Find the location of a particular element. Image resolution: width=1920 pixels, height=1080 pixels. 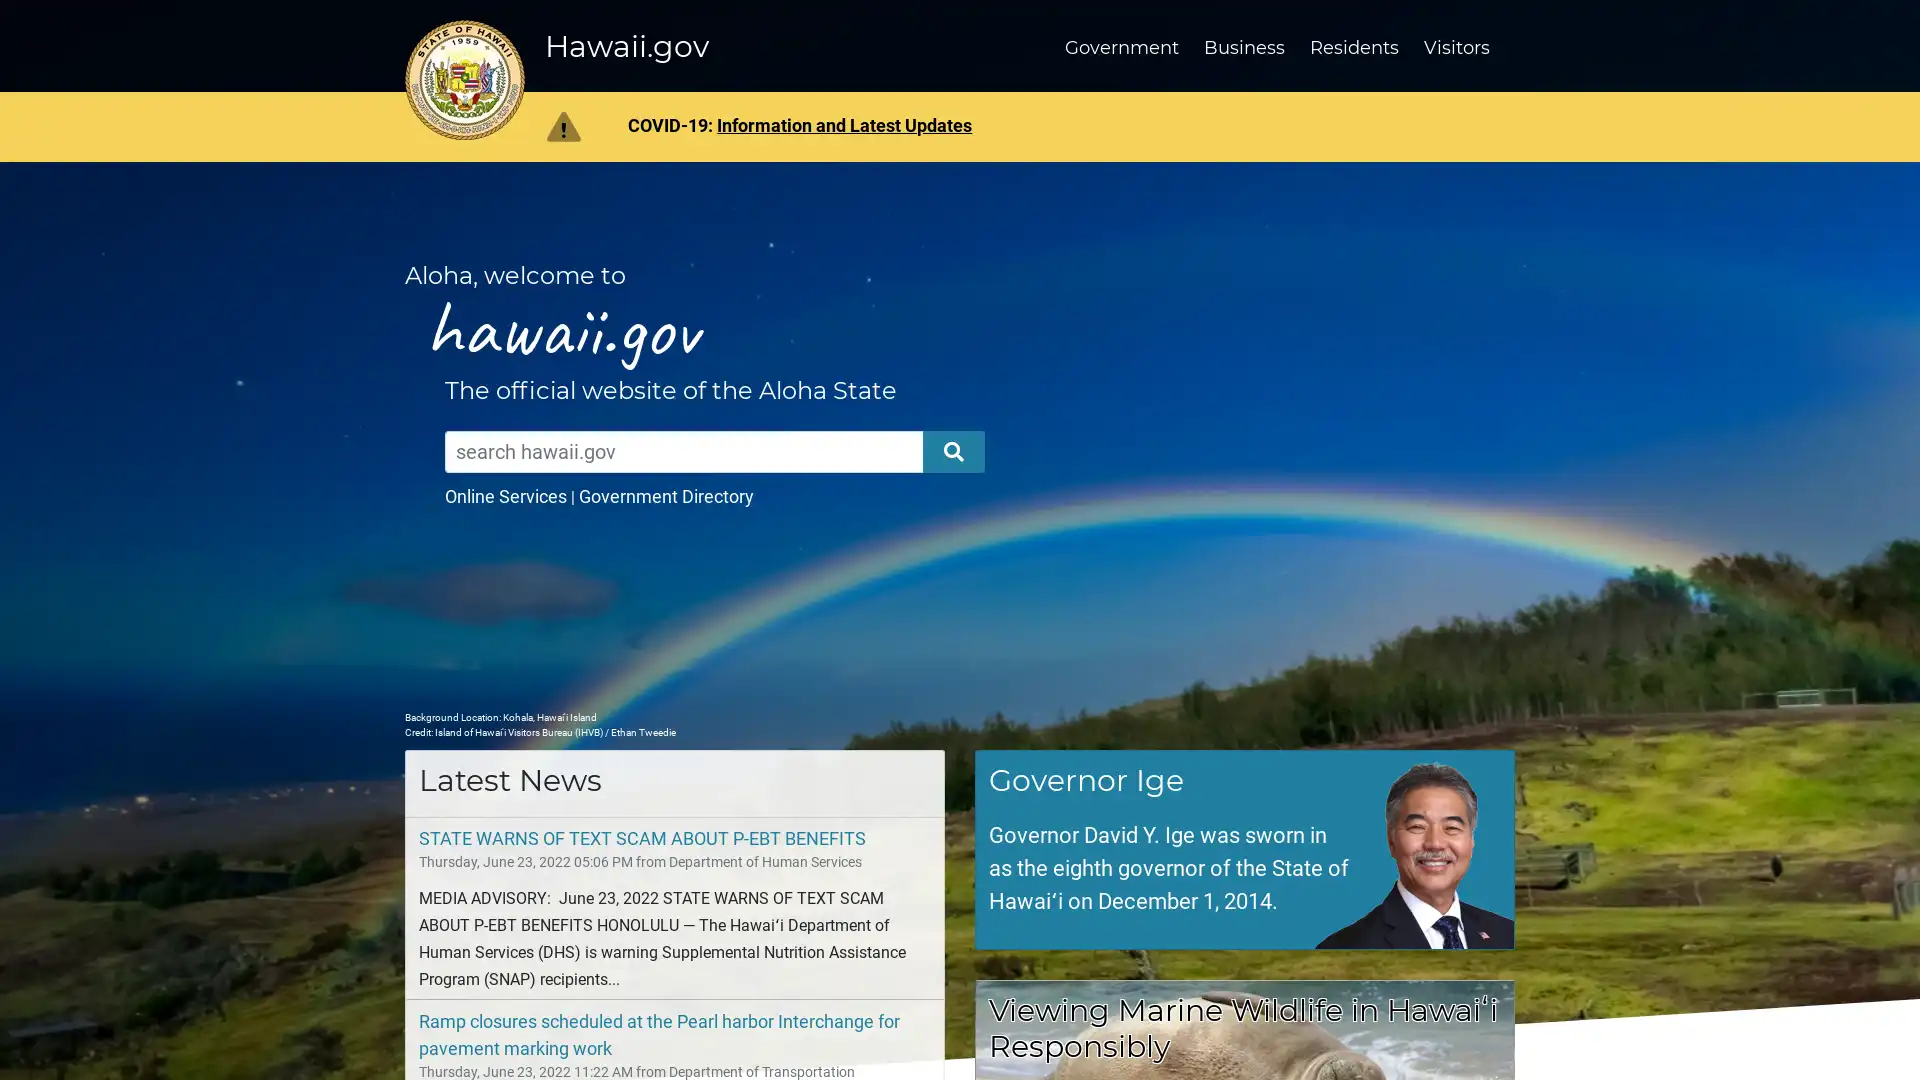

Search is located at coordinates (953, 451).